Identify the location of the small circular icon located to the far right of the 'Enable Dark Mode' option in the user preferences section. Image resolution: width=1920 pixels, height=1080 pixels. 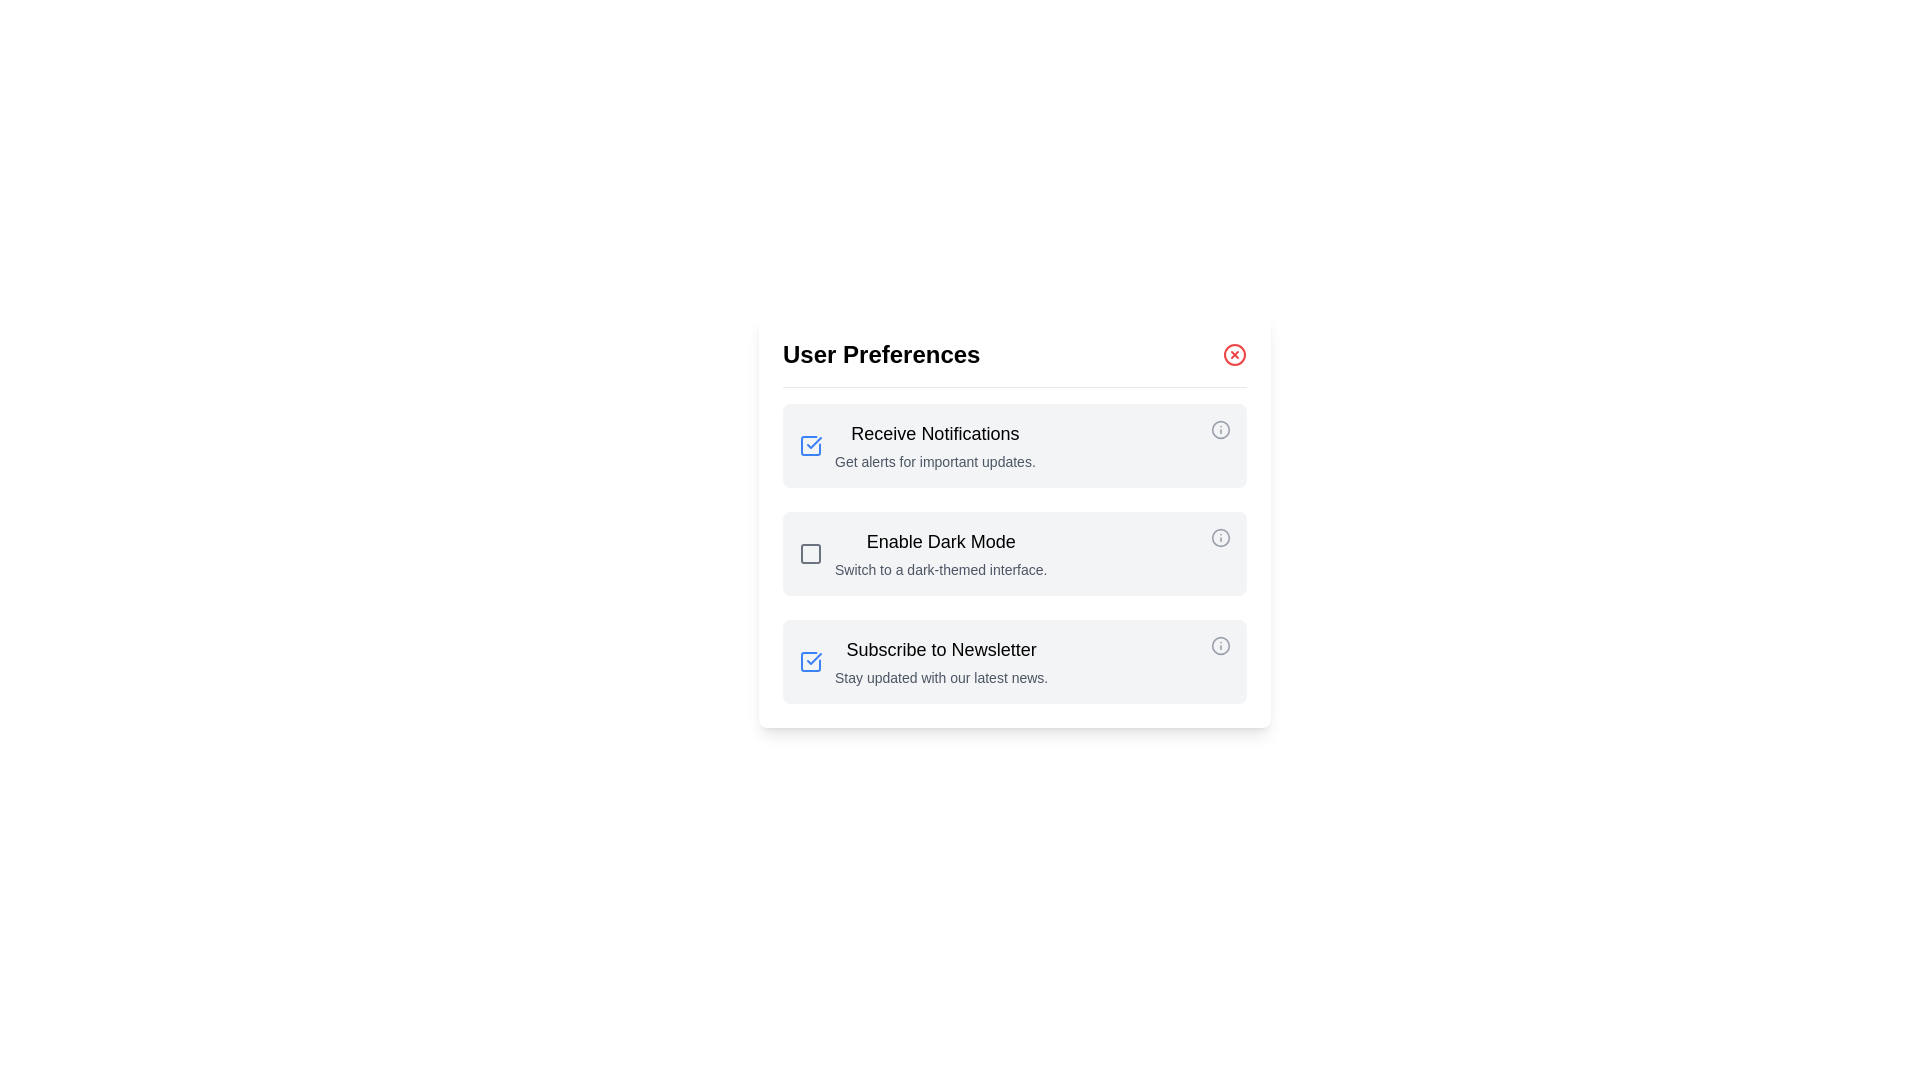
(1219, 536).